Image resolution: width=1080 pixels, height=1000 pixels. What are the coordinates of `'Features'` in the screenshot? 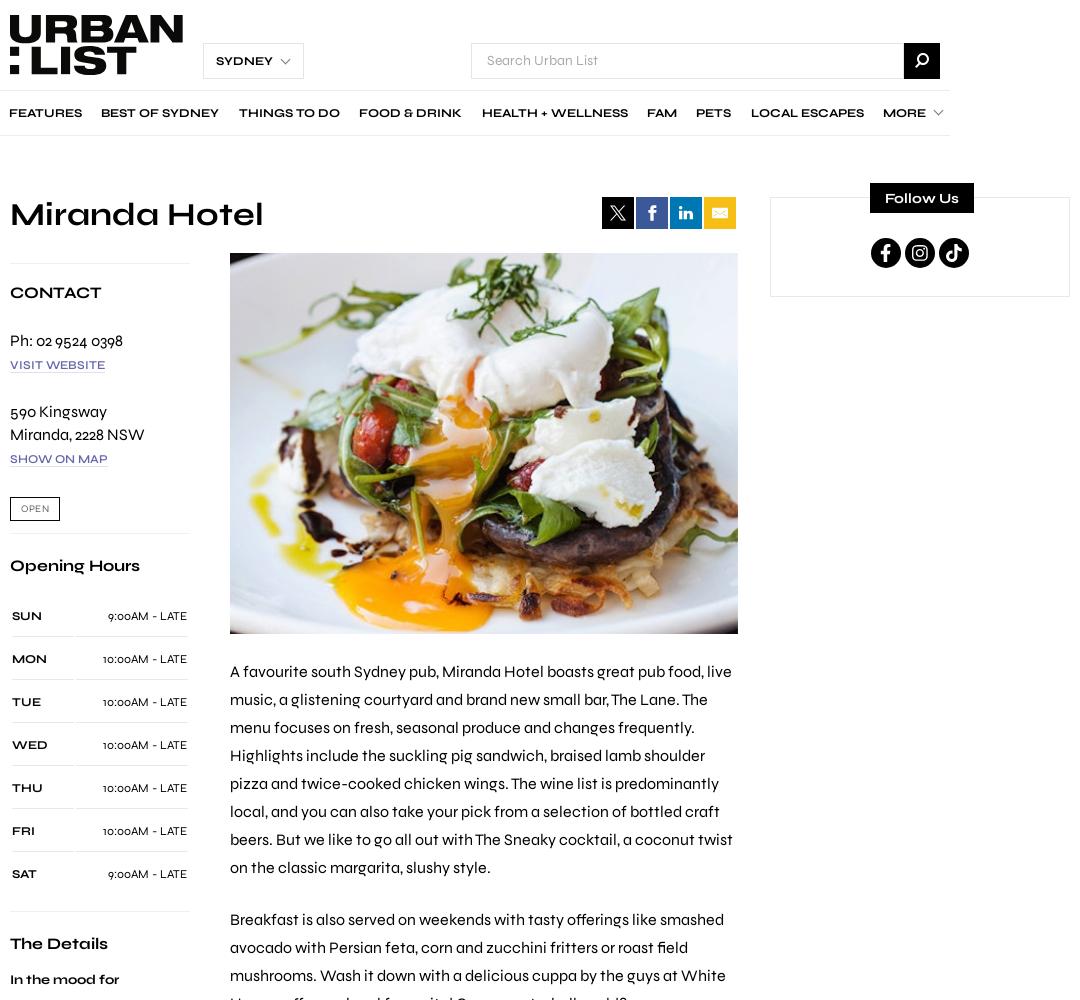 It's located at (45, 112).